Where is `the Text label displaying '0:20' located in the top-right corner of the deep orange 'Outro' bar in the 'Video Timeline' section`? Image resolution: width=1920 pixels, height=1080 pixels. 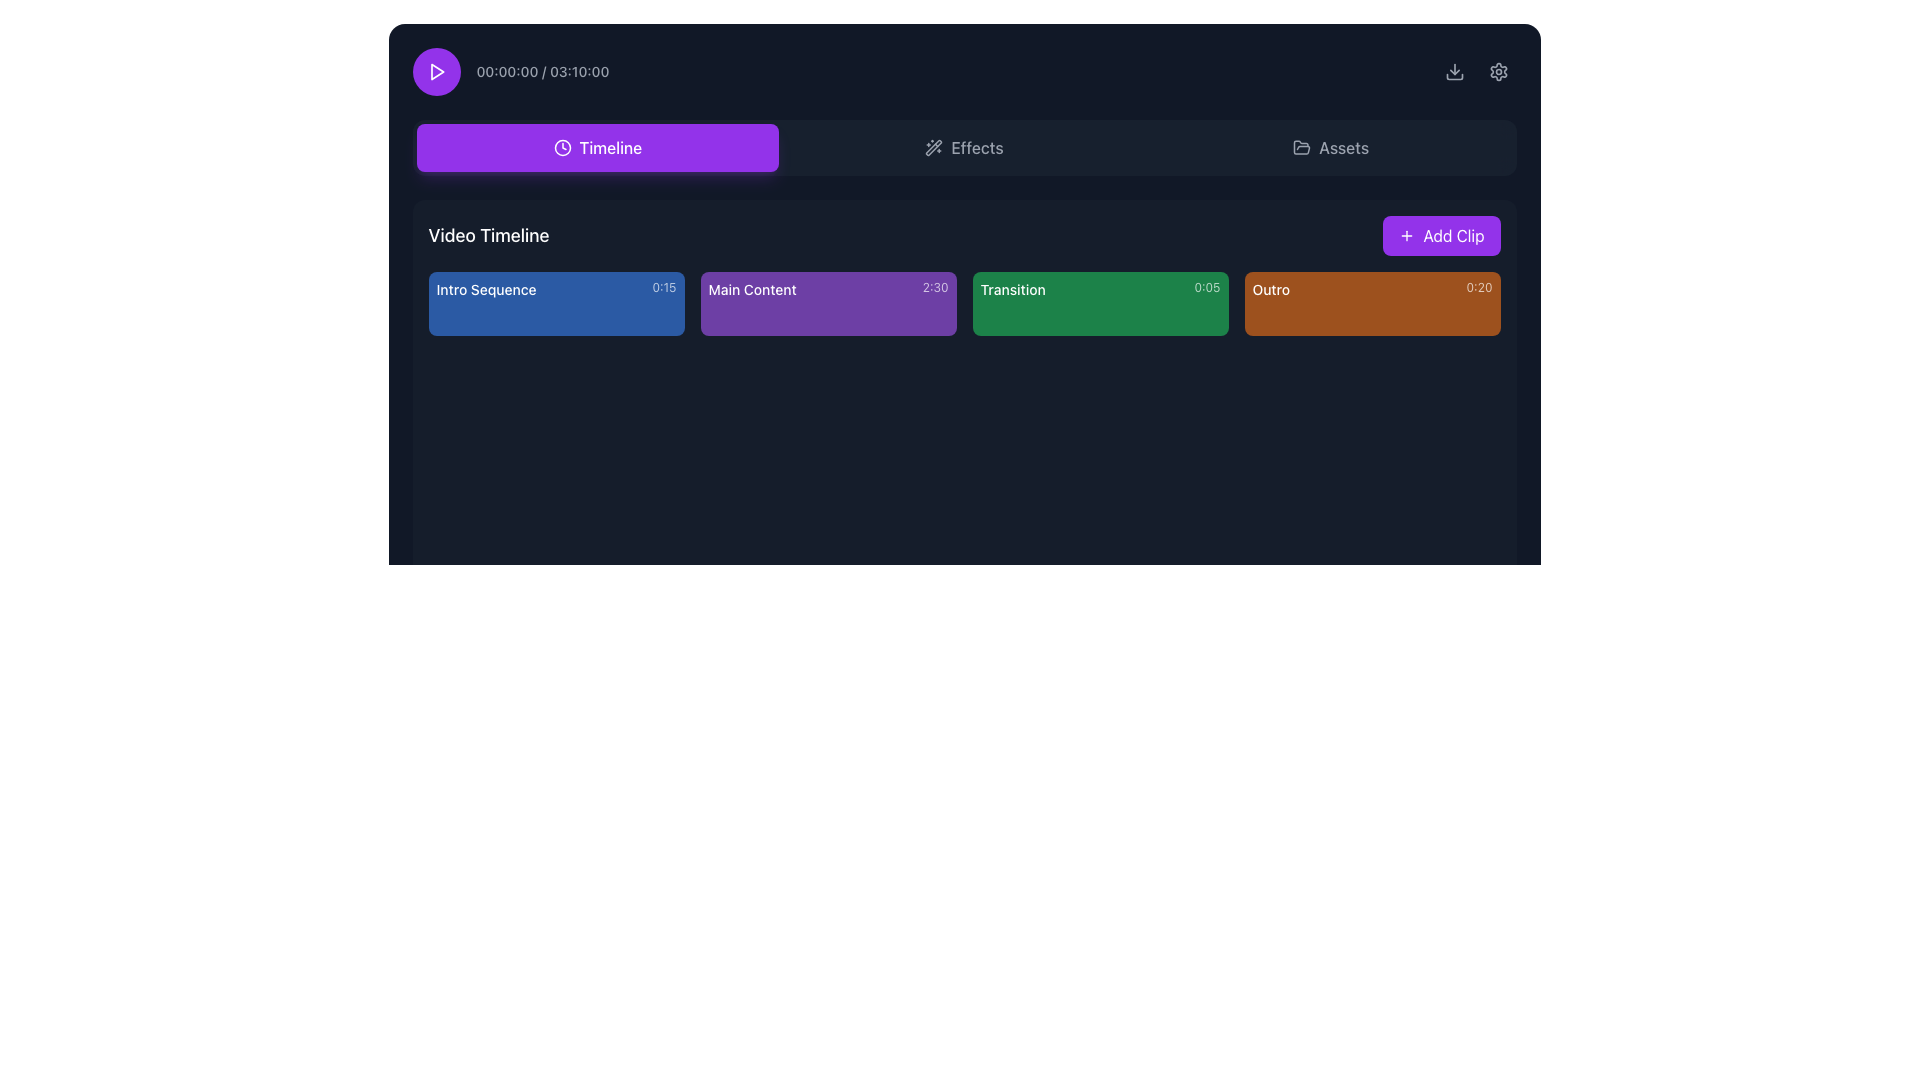
the Text label displaying '0:20' located in the top-right corner of the deep orange 'Outro' bar in the 'Video Timeline' section is located at coordinates (1479, 288).